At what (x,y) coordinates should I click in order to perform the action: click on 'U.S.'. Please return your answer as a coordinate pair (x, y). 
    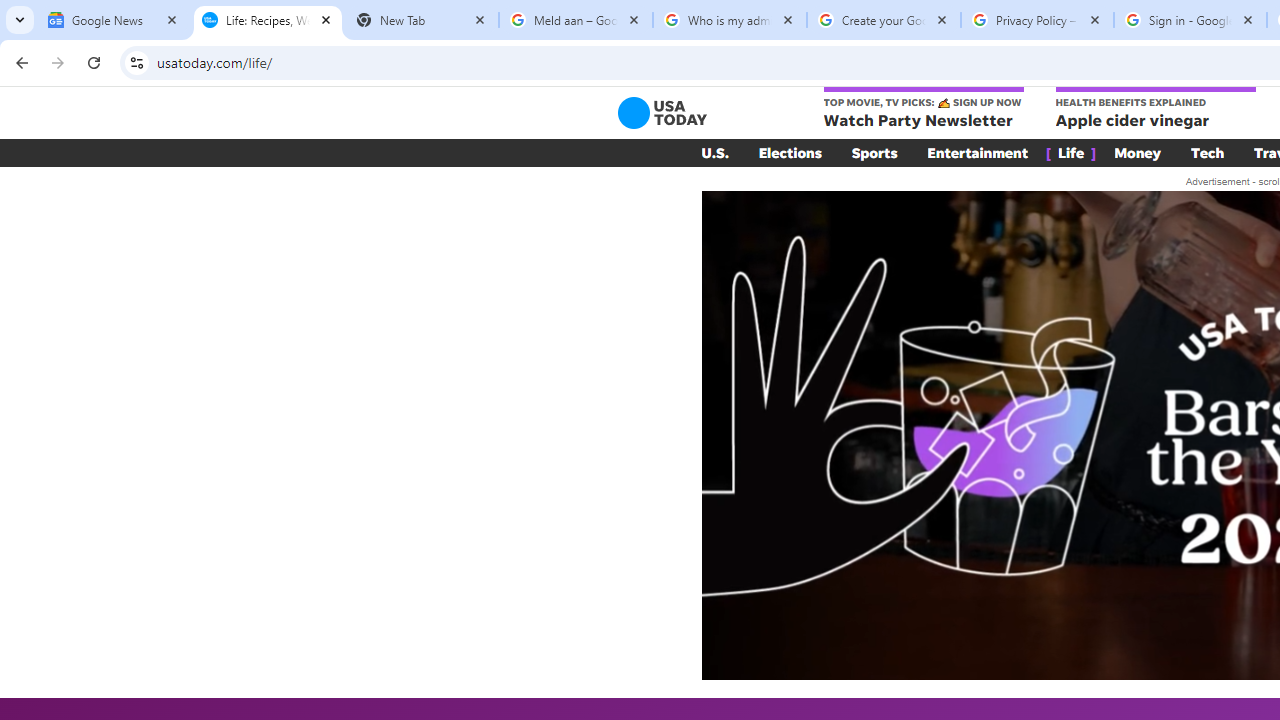
    Looking at the image, I should click on (714, 152).